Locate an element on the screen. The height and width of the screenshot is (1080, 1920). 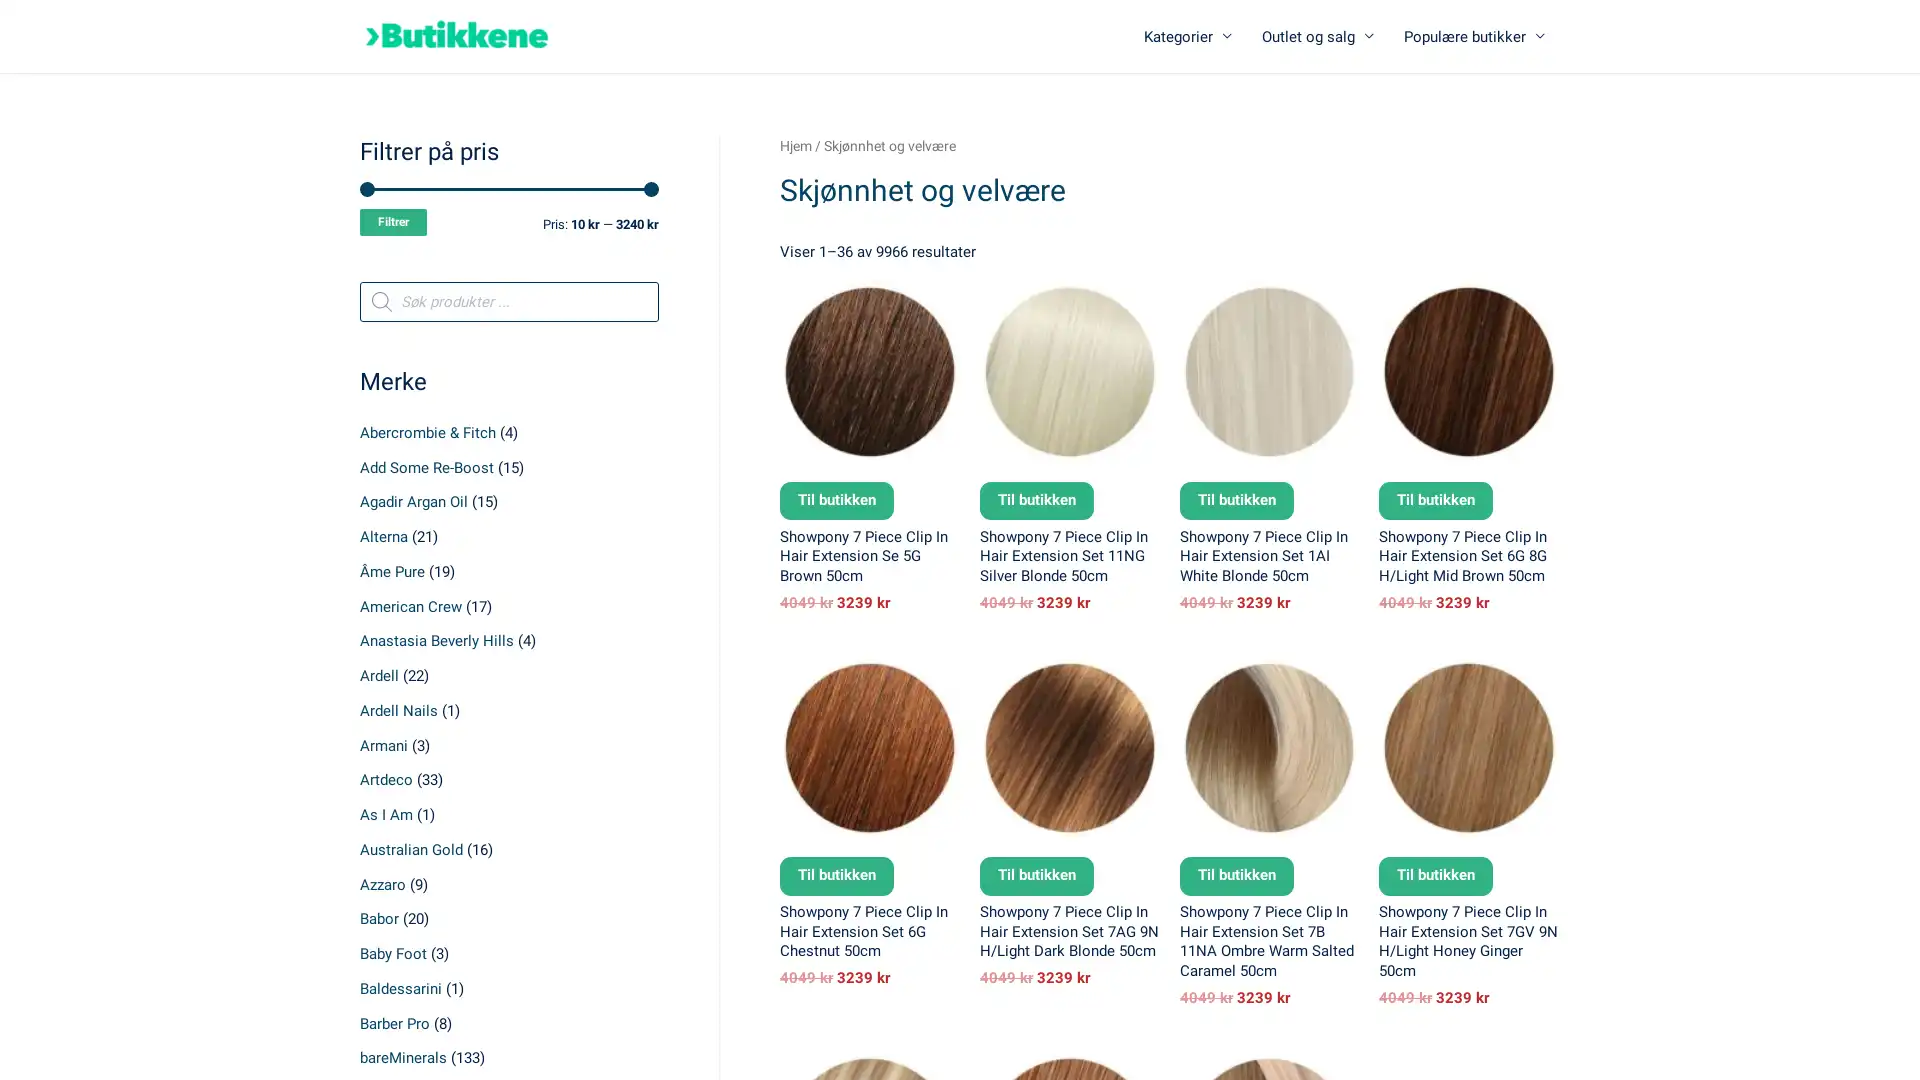
Filtrer is located at coordinates (393, 222).